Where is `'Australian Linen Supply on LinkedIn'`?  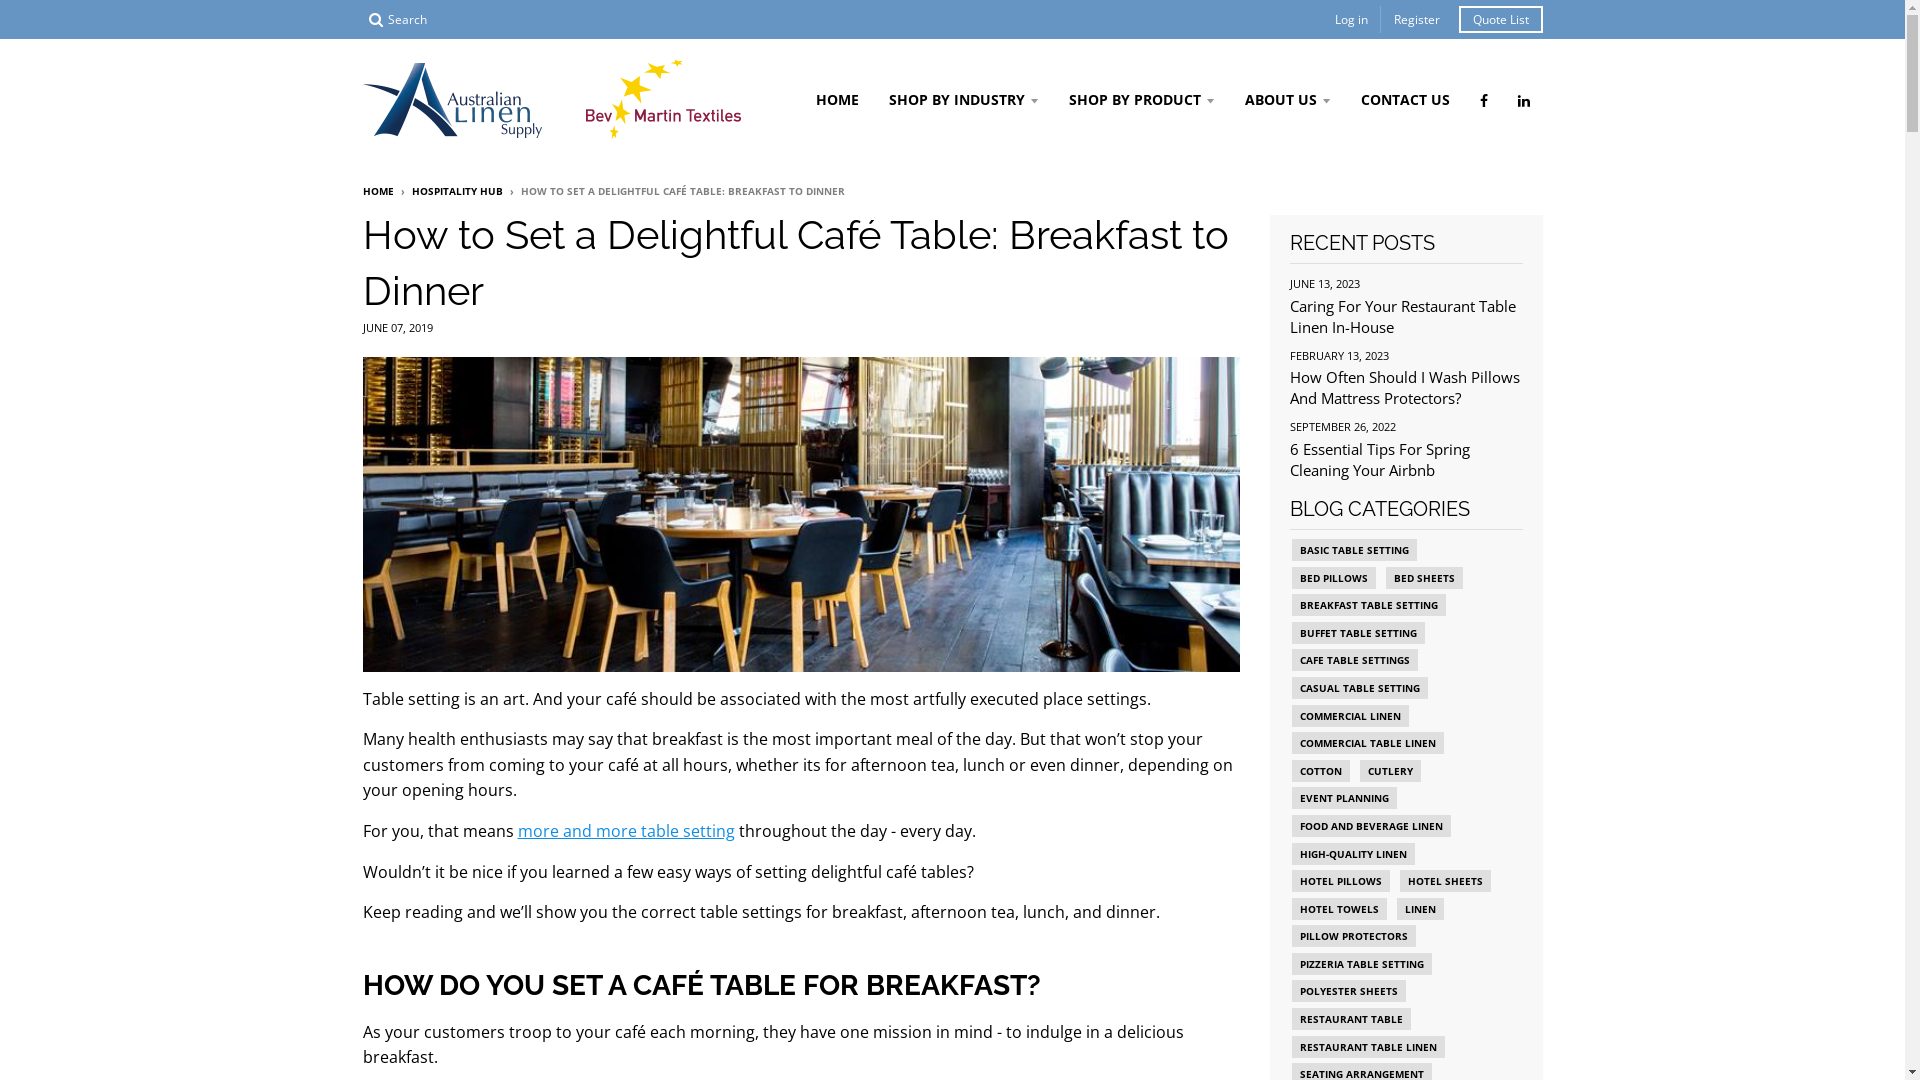 'Australian Linen Supply on LinkedIn' is located at coordinates (1521, 100).